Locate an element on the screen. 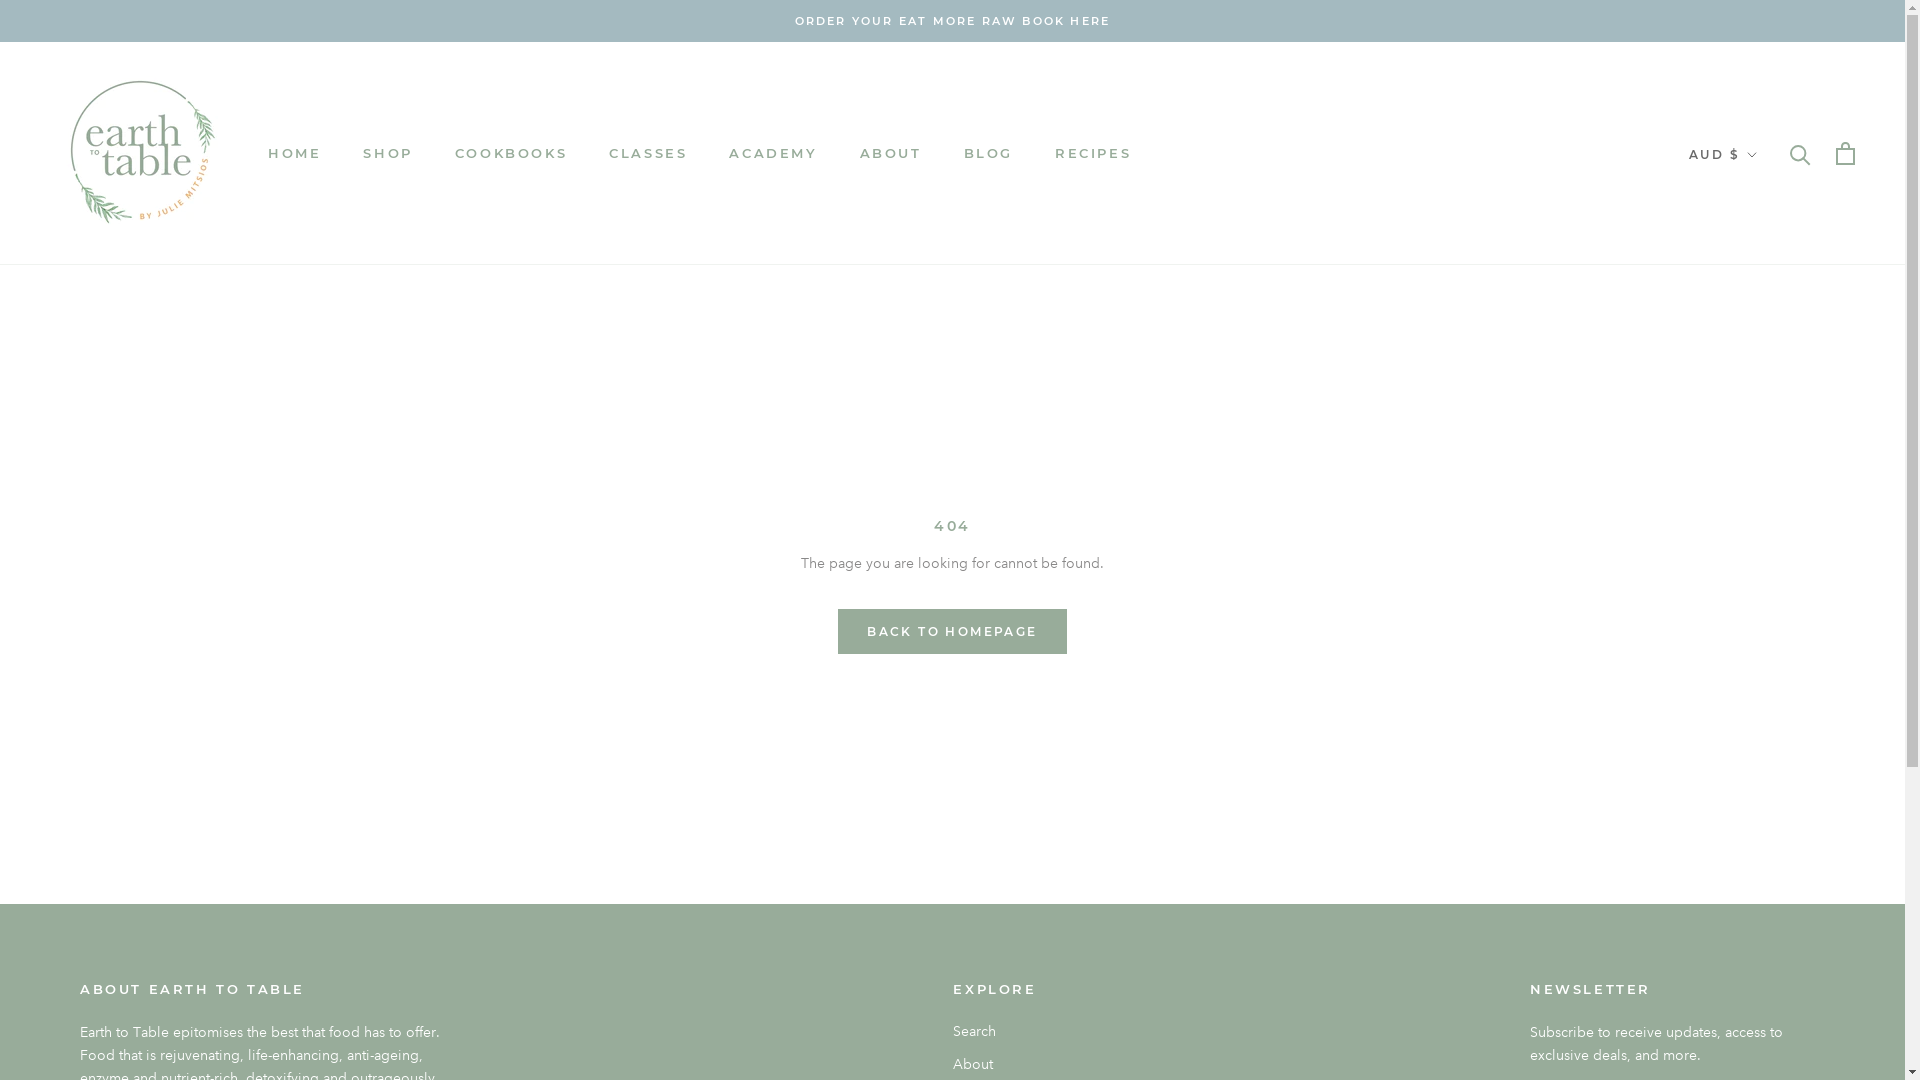  'BAM' is located at coordinates (1761, 437).